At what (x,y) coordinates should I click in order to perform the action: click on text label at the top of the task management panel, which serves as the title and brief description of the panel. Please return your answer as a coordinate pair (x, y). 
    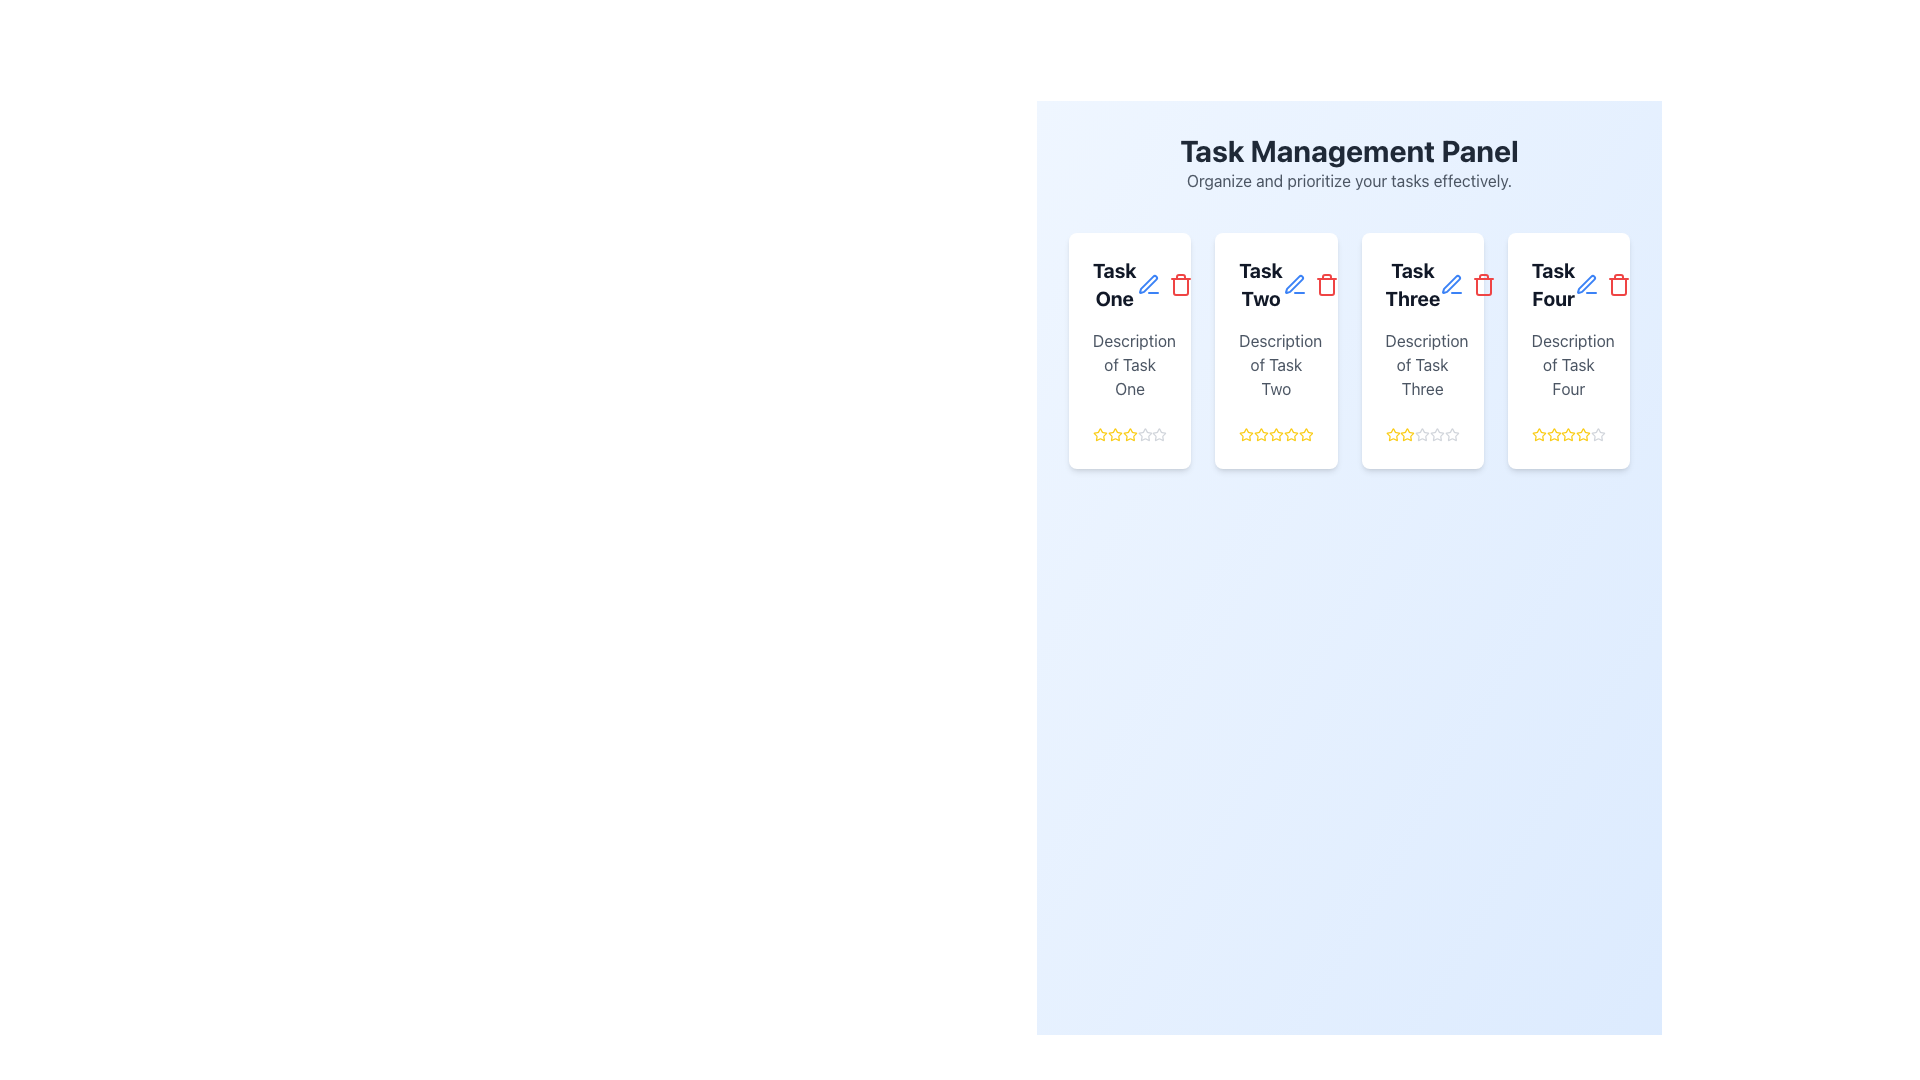
    Looking at the image, I should click on (1349, 161).